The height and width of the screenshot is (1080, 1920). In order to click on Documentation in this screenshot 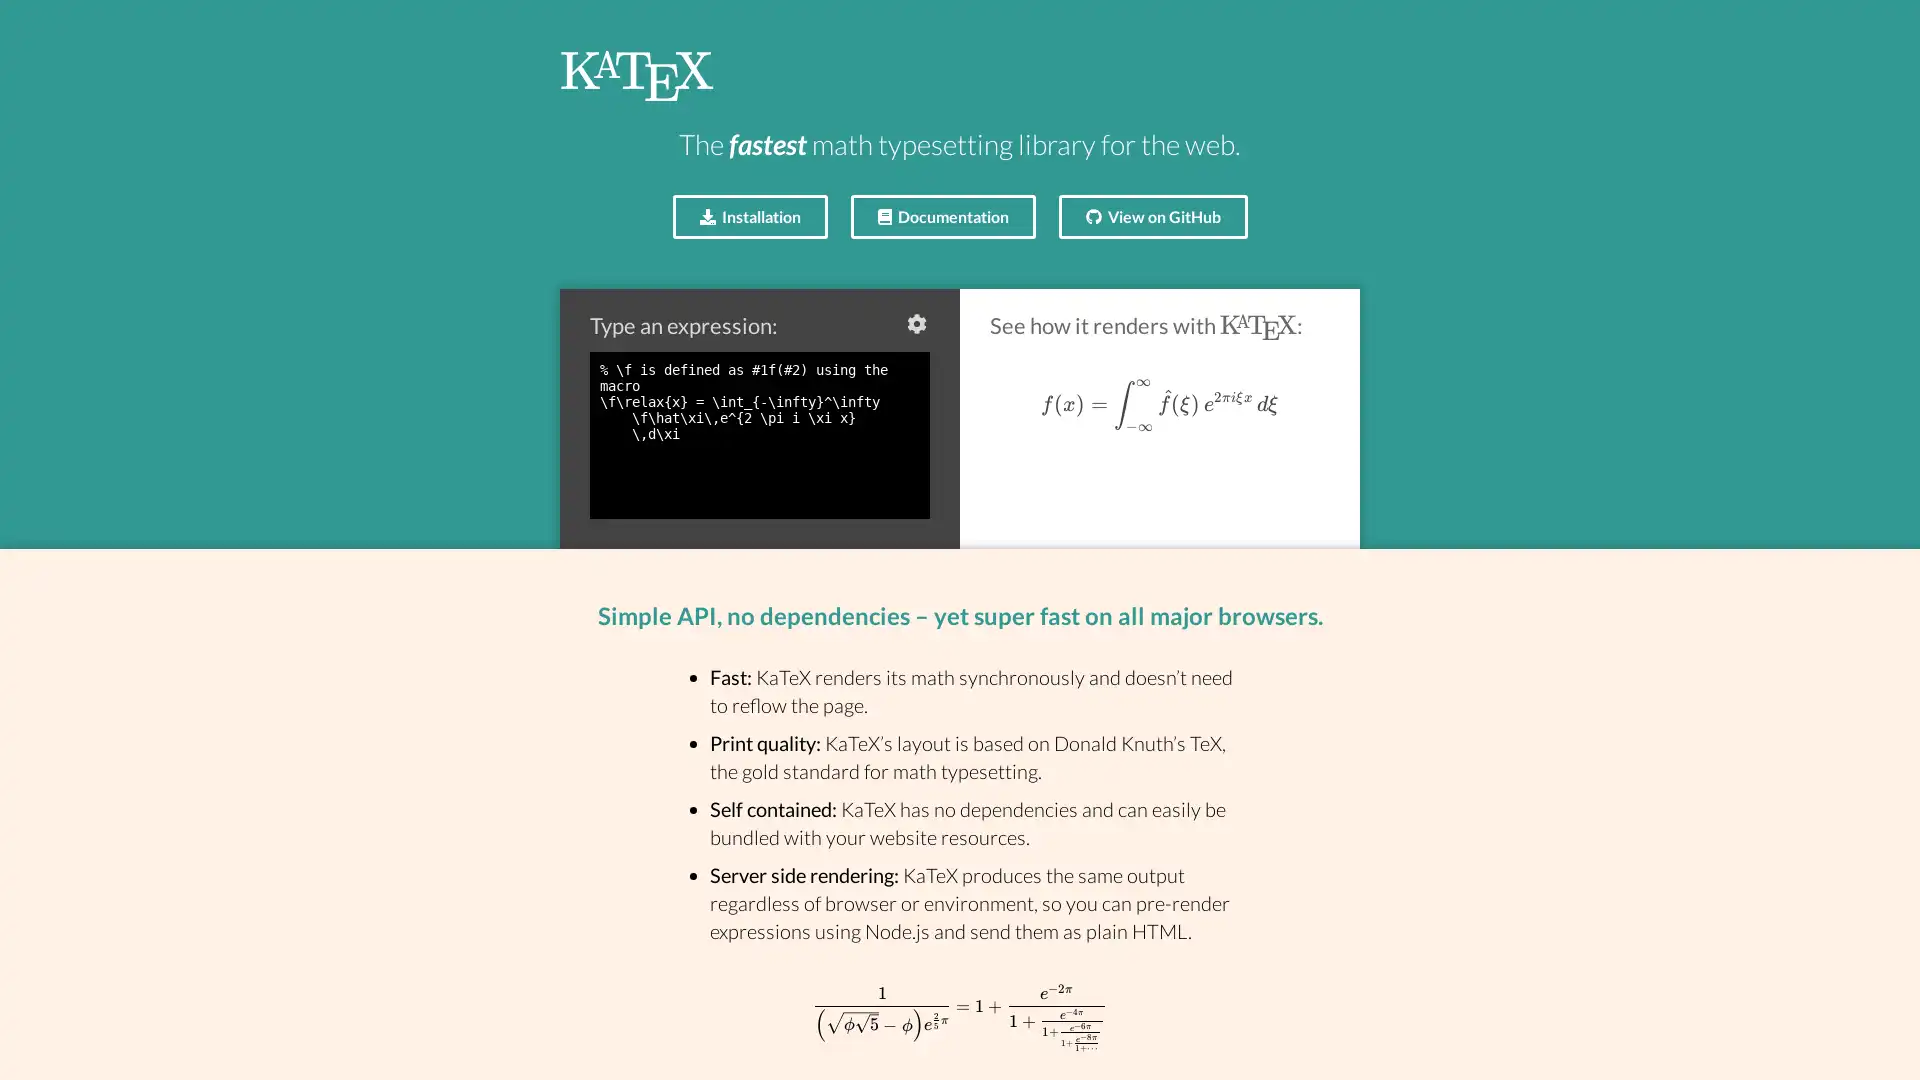, I will do `click(941, 216)`.